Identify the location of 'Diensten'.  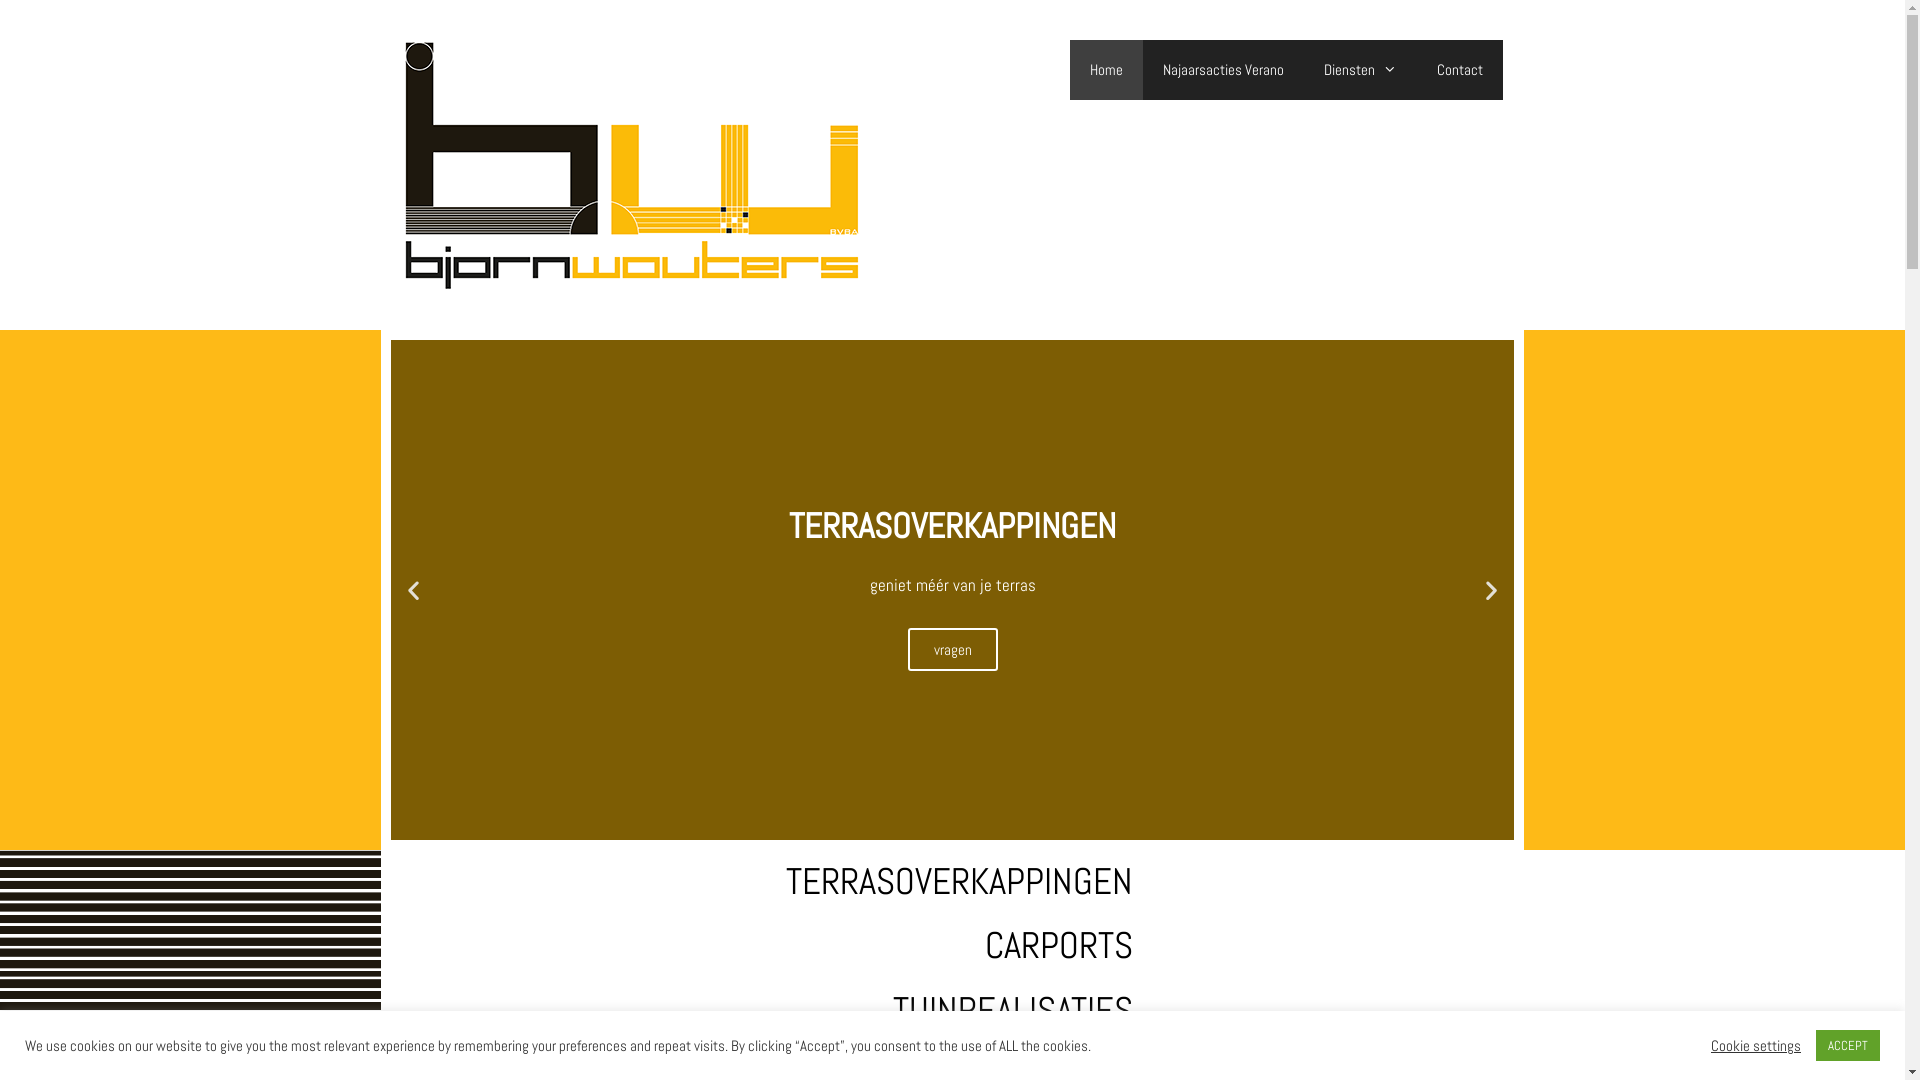
(1304, 68).